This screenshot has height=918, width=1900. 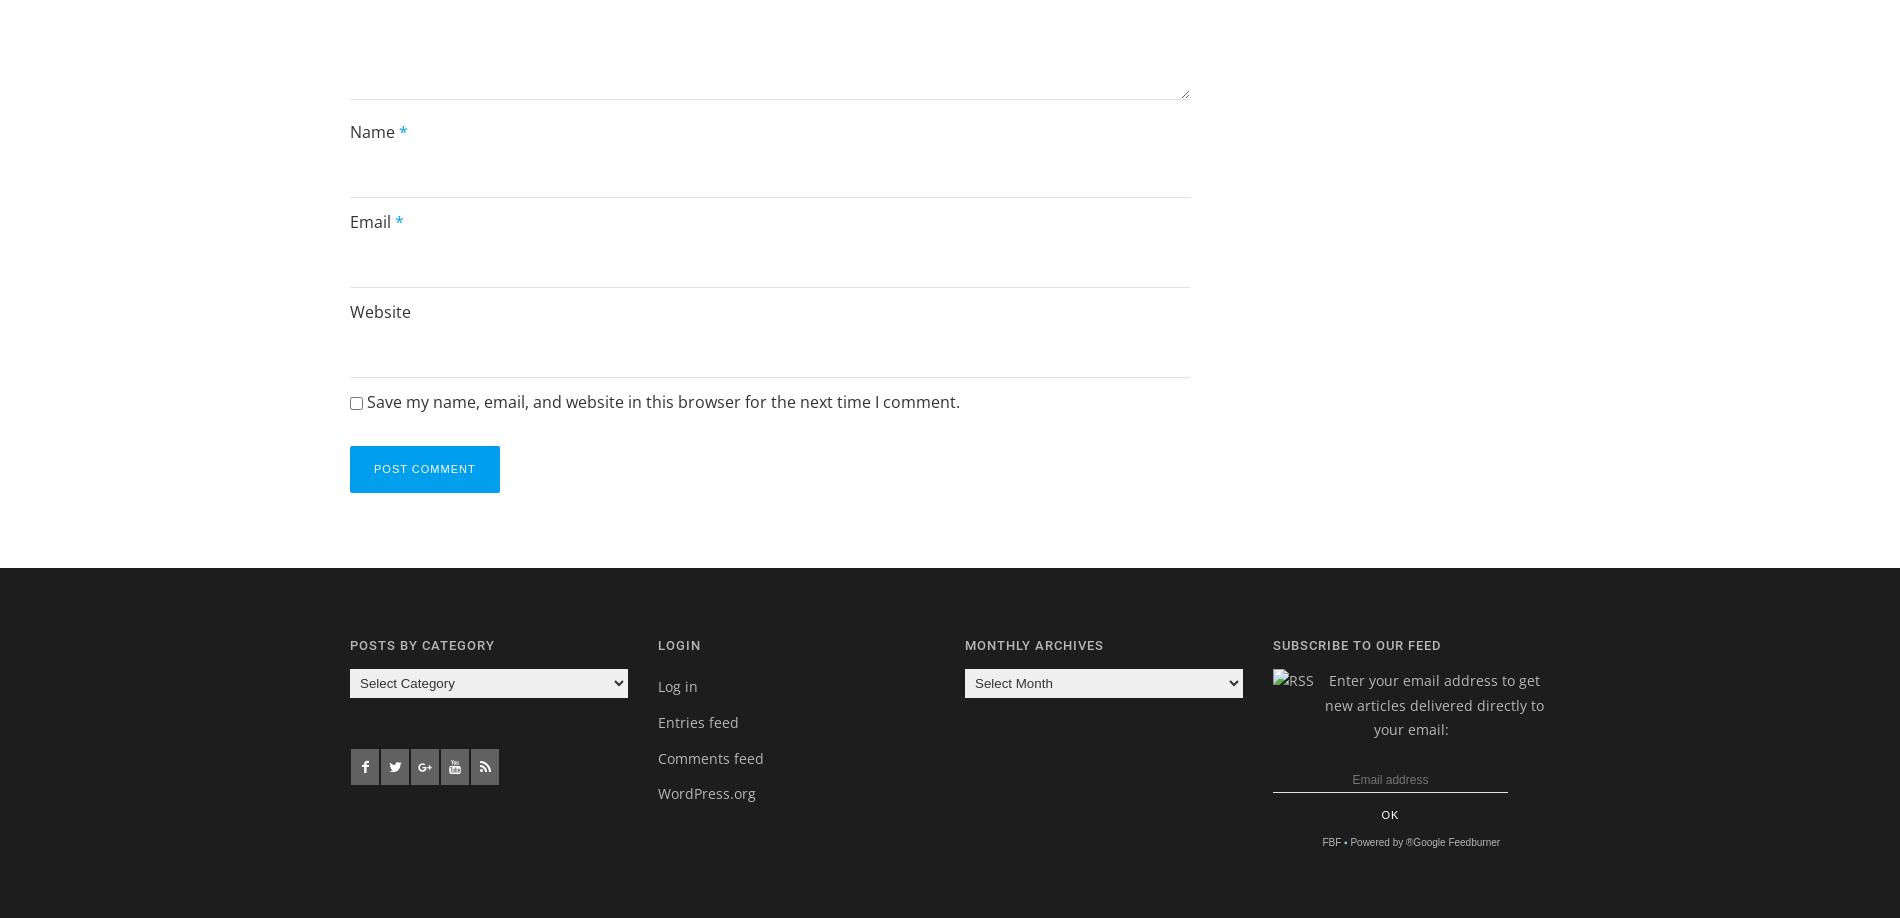 What do you see at coordinates (706, 793) in the screenshot?
I see `'WordPress.org'` at bounding box center [706, 793].